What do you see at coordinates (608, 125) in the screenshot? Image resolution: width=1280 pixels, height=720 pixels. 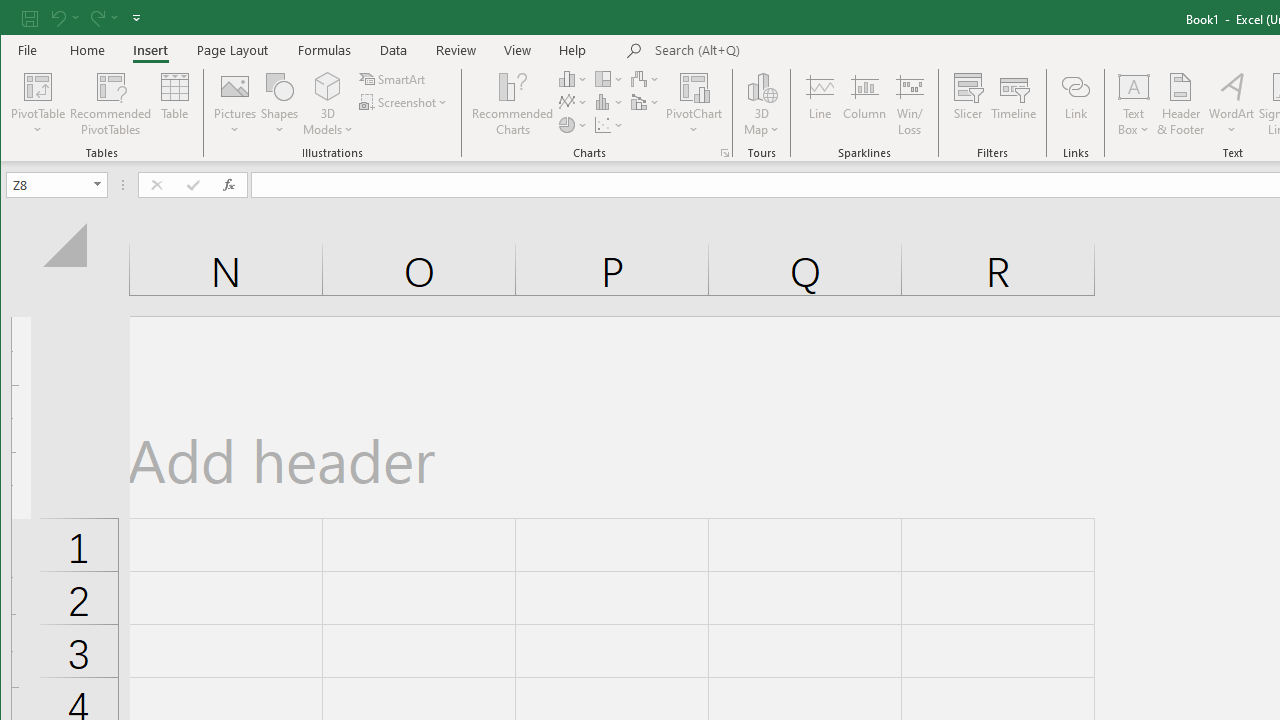 I see `'Insert Scatter (X, Y) or Bubble Chart'` at bounding box center [608, 125].